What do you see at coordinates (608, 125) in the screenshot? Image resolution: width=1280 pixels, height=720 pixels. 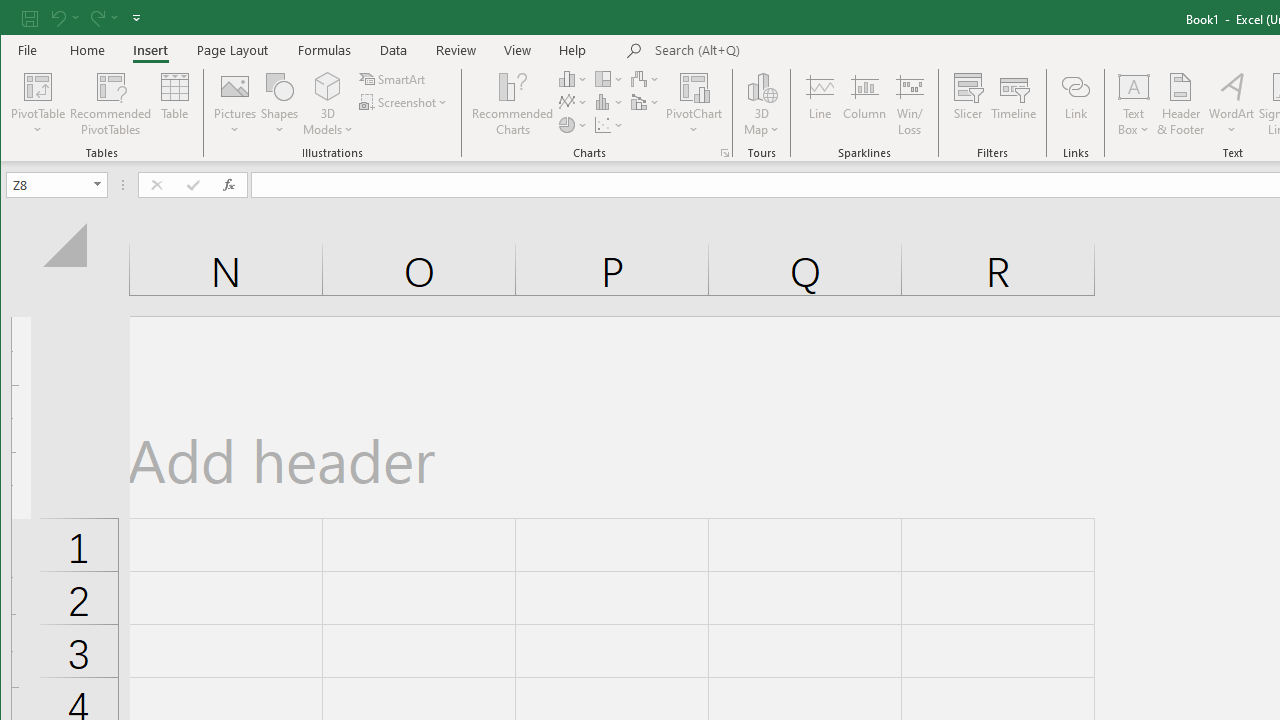 I see `'Insert Scatter (X, Y) or Bubble Chart'` at bounding box center [608, 125].